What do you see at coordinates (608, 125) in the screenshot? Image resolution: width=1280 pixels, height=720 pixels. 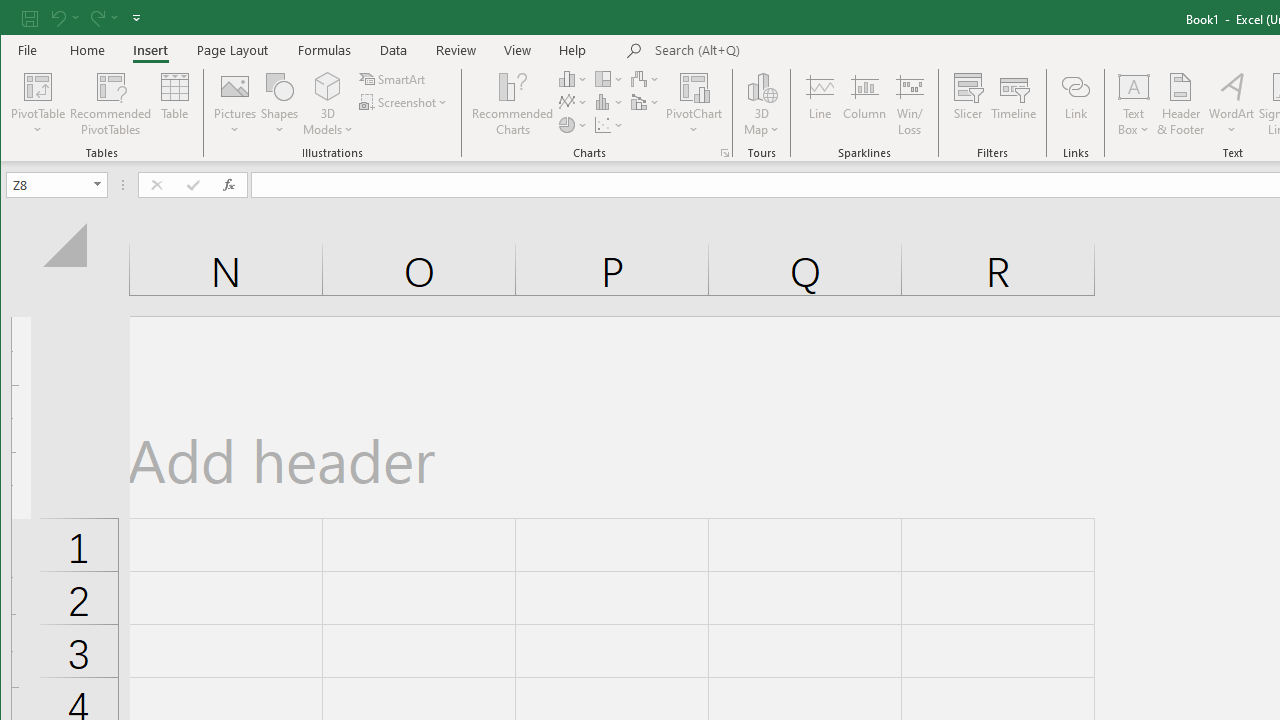 I see `'Insert Scatter (X, Y) or Bubble Chart'` at bounding box center [608, 125].